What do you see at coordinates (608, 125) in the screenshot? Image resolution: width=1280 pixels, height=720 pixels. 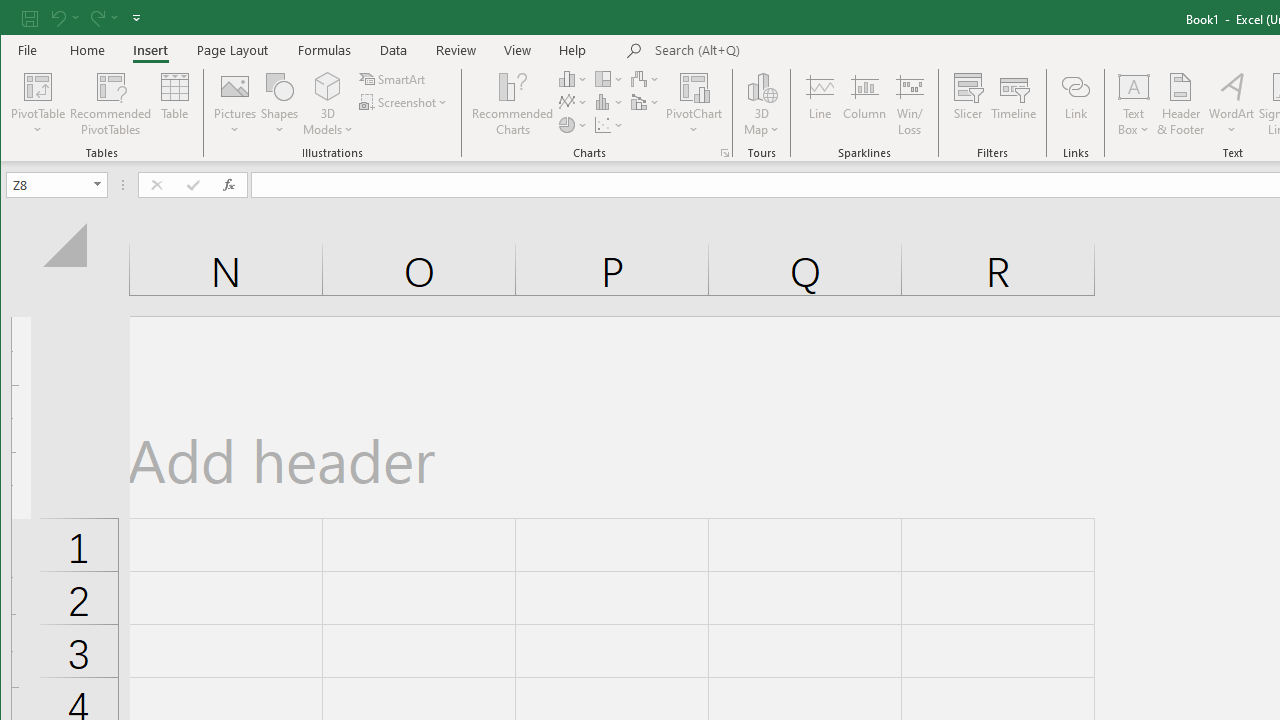 I see `'Insert Scatter (X, Y) or Bubble Chart'` at bounding box center [608, 125].